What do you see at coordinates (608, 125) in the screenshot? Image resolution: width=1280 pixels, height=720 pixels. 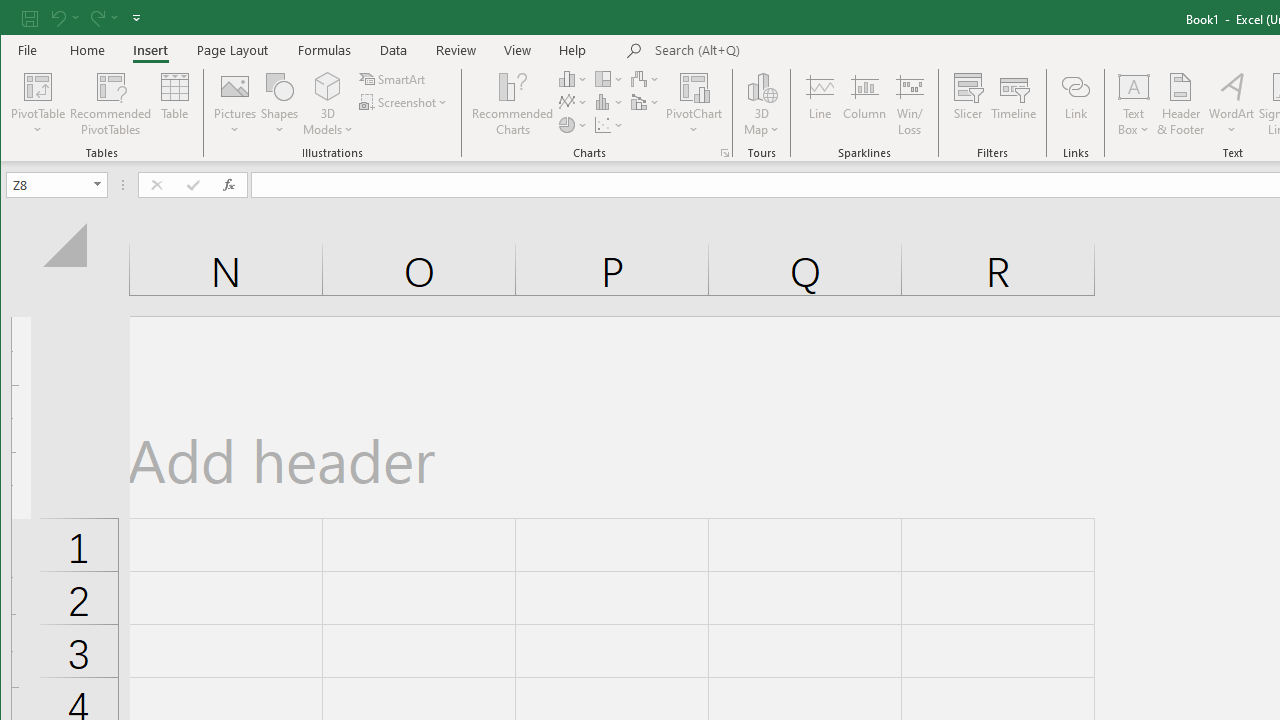 I see `'Insert Scatter (X, Y) or Bubble Chart'` at bounding box center [608, 125].